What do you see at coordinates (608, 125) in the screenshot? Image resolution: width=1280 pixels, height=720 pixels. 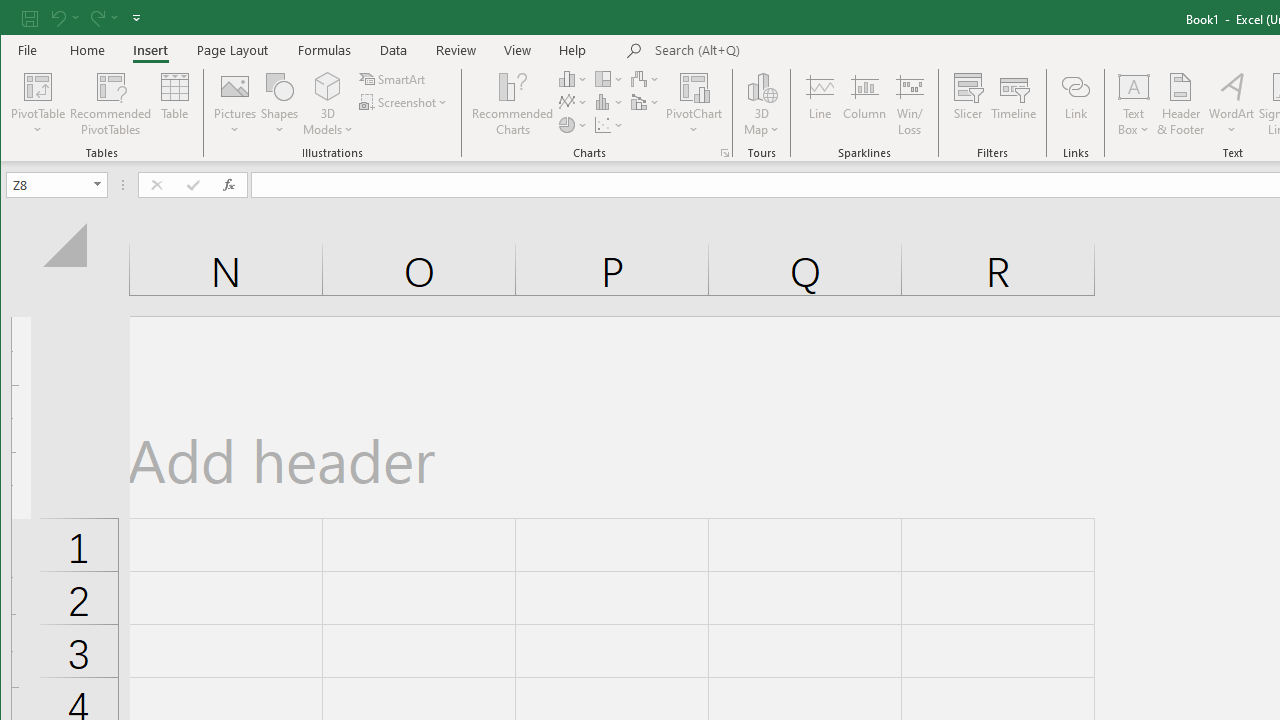 I see `'Insert Scatter (X, Y) or Bubble Chart'` at bounding box center [608, 125].